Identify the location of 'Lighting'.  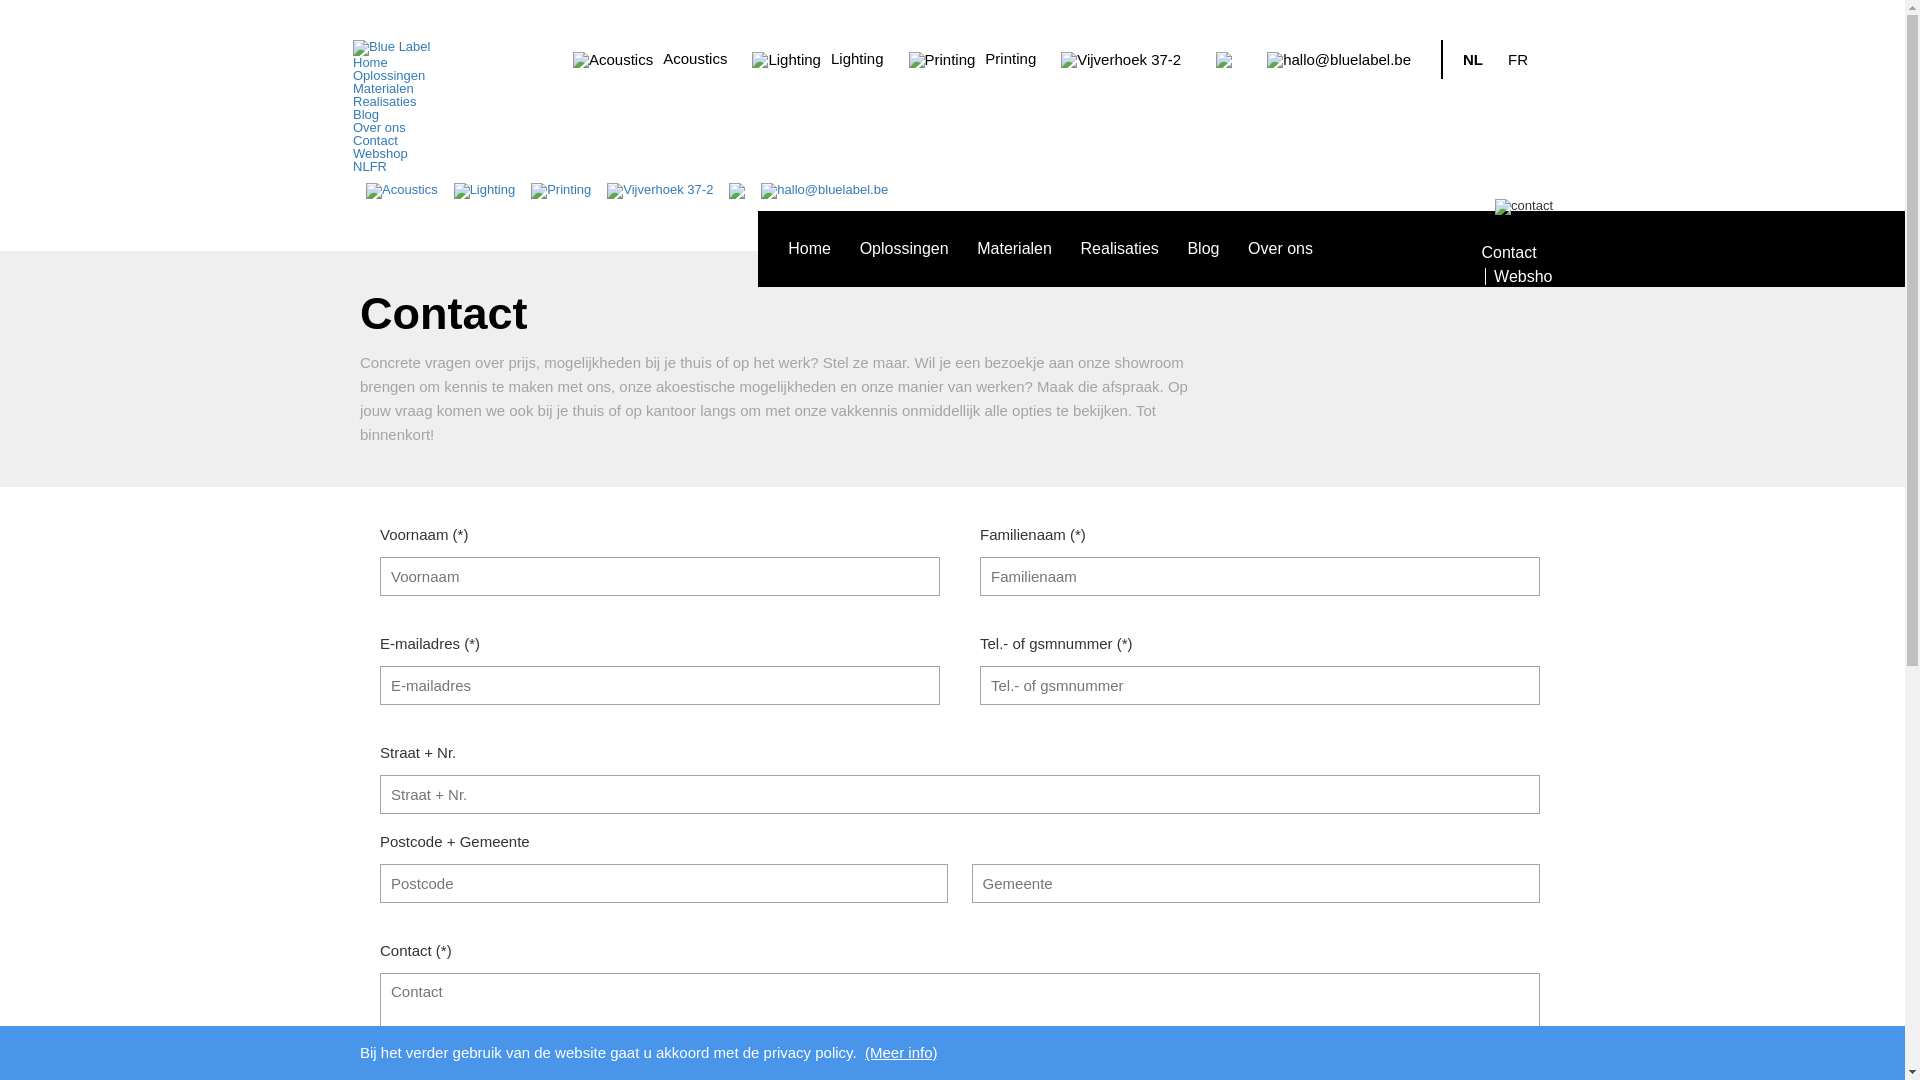
(817, 58).